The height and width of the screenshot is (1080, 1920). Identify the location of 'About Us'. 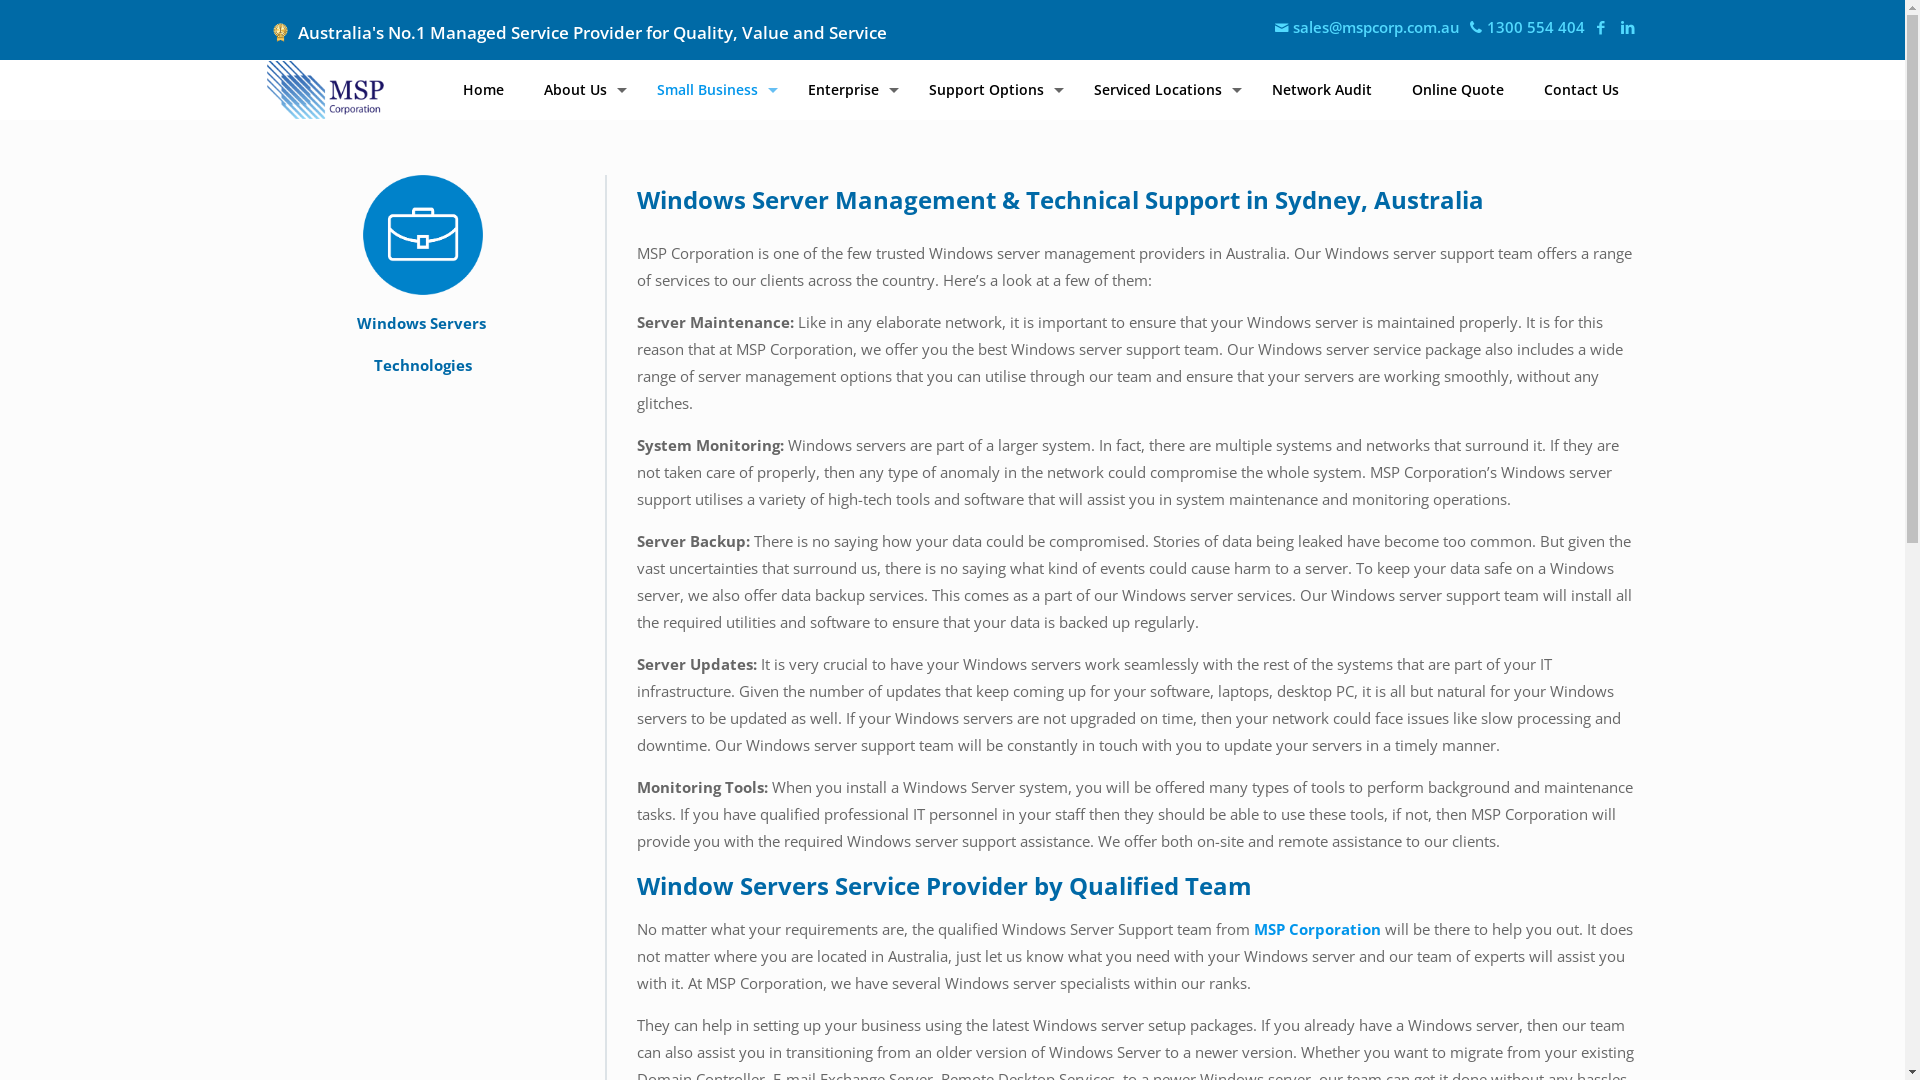
(579, 88).